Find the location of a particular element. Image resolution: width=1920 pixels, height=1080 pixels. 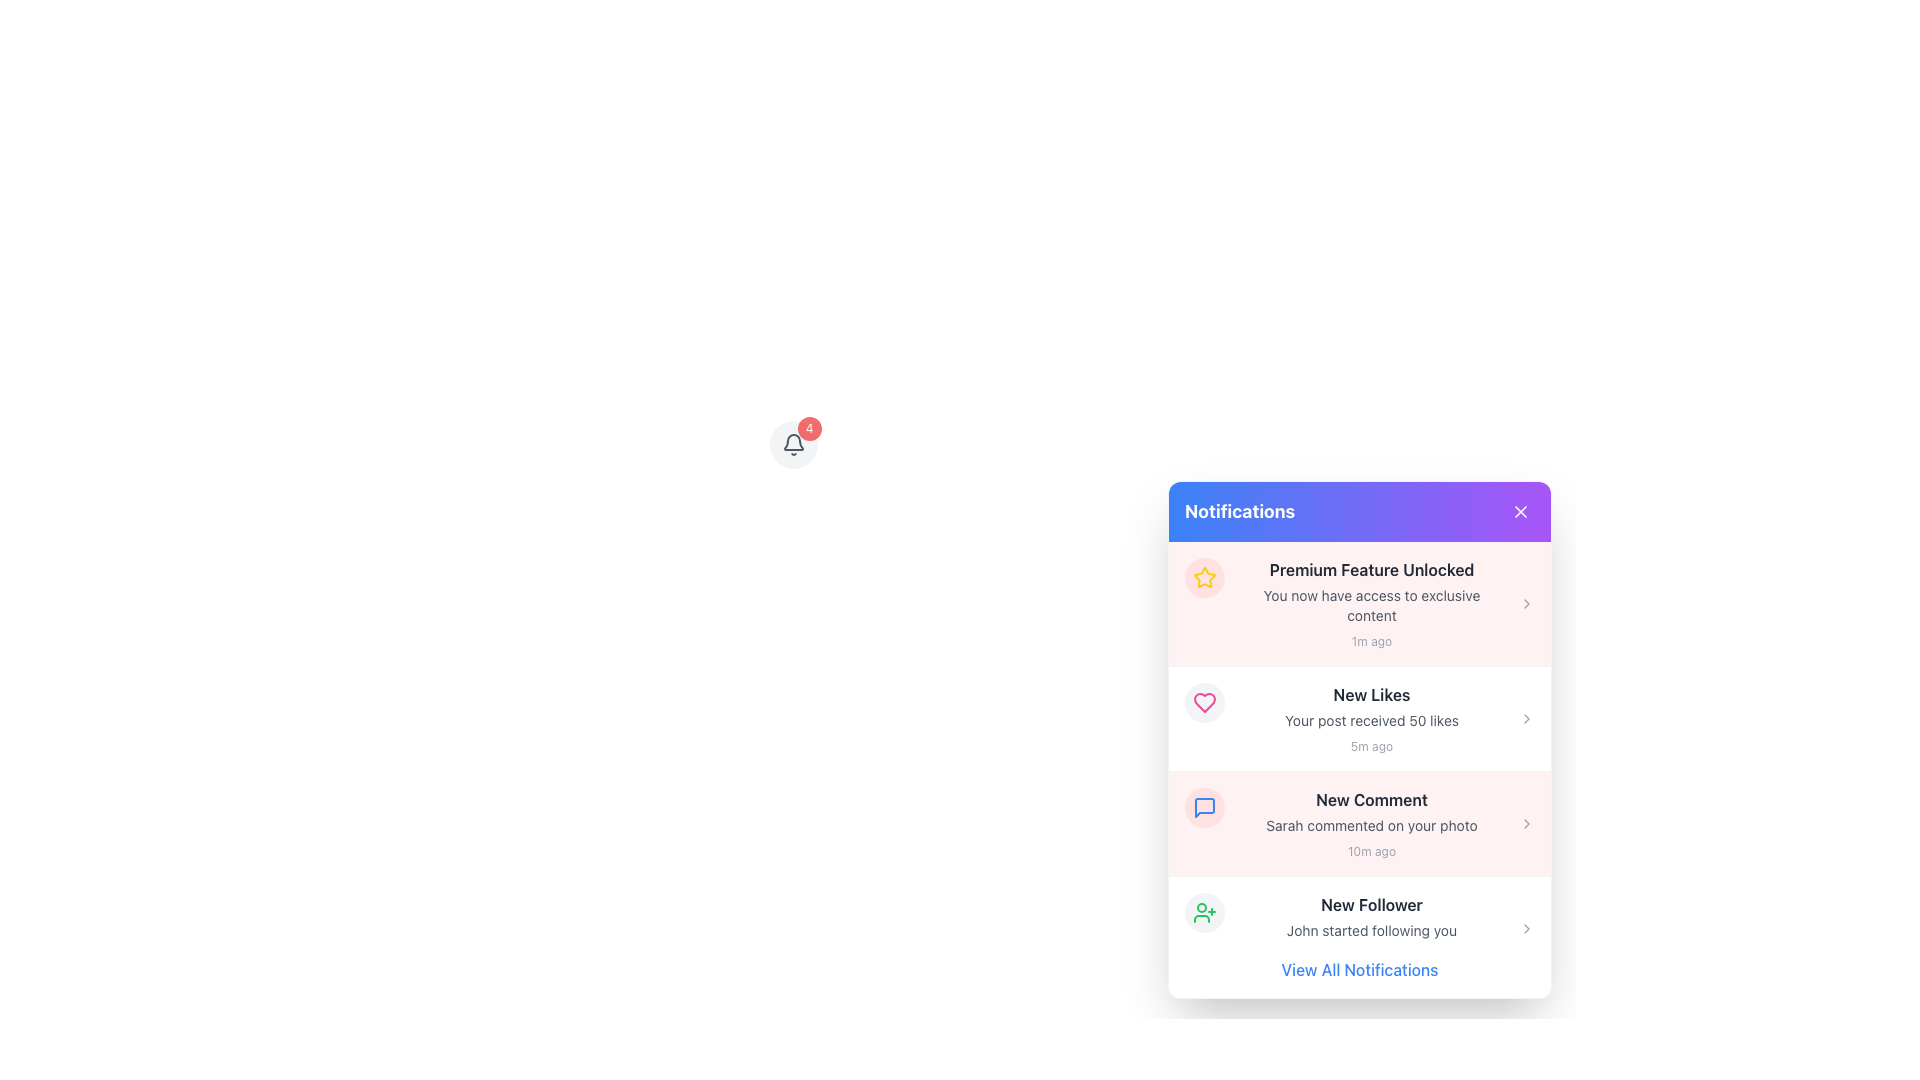

the notification icon styled as a bell with a red circular badge containing the number '4' is located at coordinates (792, 443).